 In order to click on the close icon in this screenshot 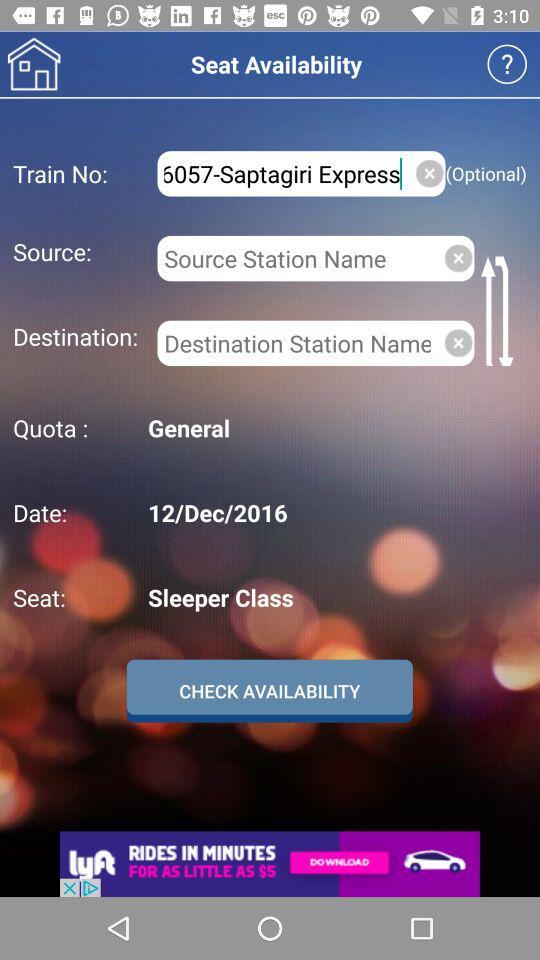, I will do `click(458, 257)`.